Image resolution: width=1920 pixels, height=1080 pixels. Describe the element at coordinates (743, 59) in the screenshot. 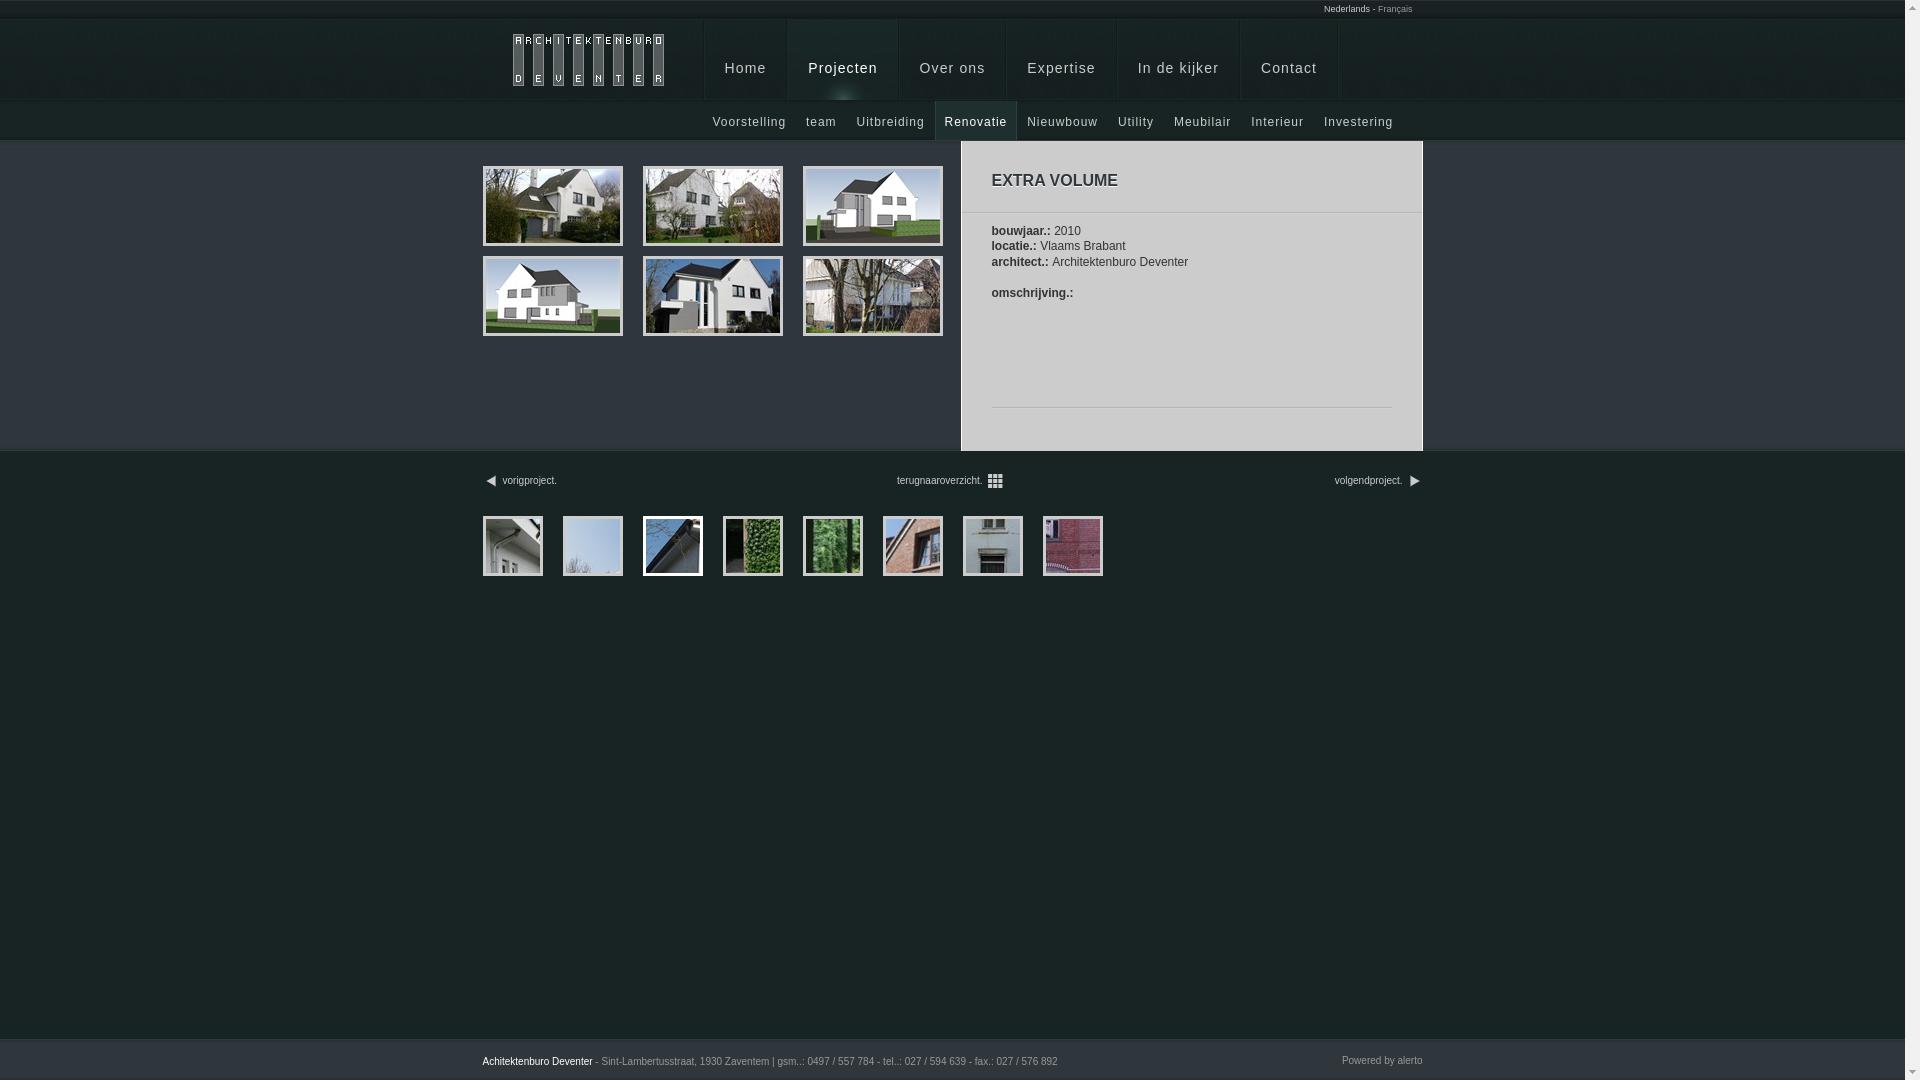

I see `'Home'` at that location.